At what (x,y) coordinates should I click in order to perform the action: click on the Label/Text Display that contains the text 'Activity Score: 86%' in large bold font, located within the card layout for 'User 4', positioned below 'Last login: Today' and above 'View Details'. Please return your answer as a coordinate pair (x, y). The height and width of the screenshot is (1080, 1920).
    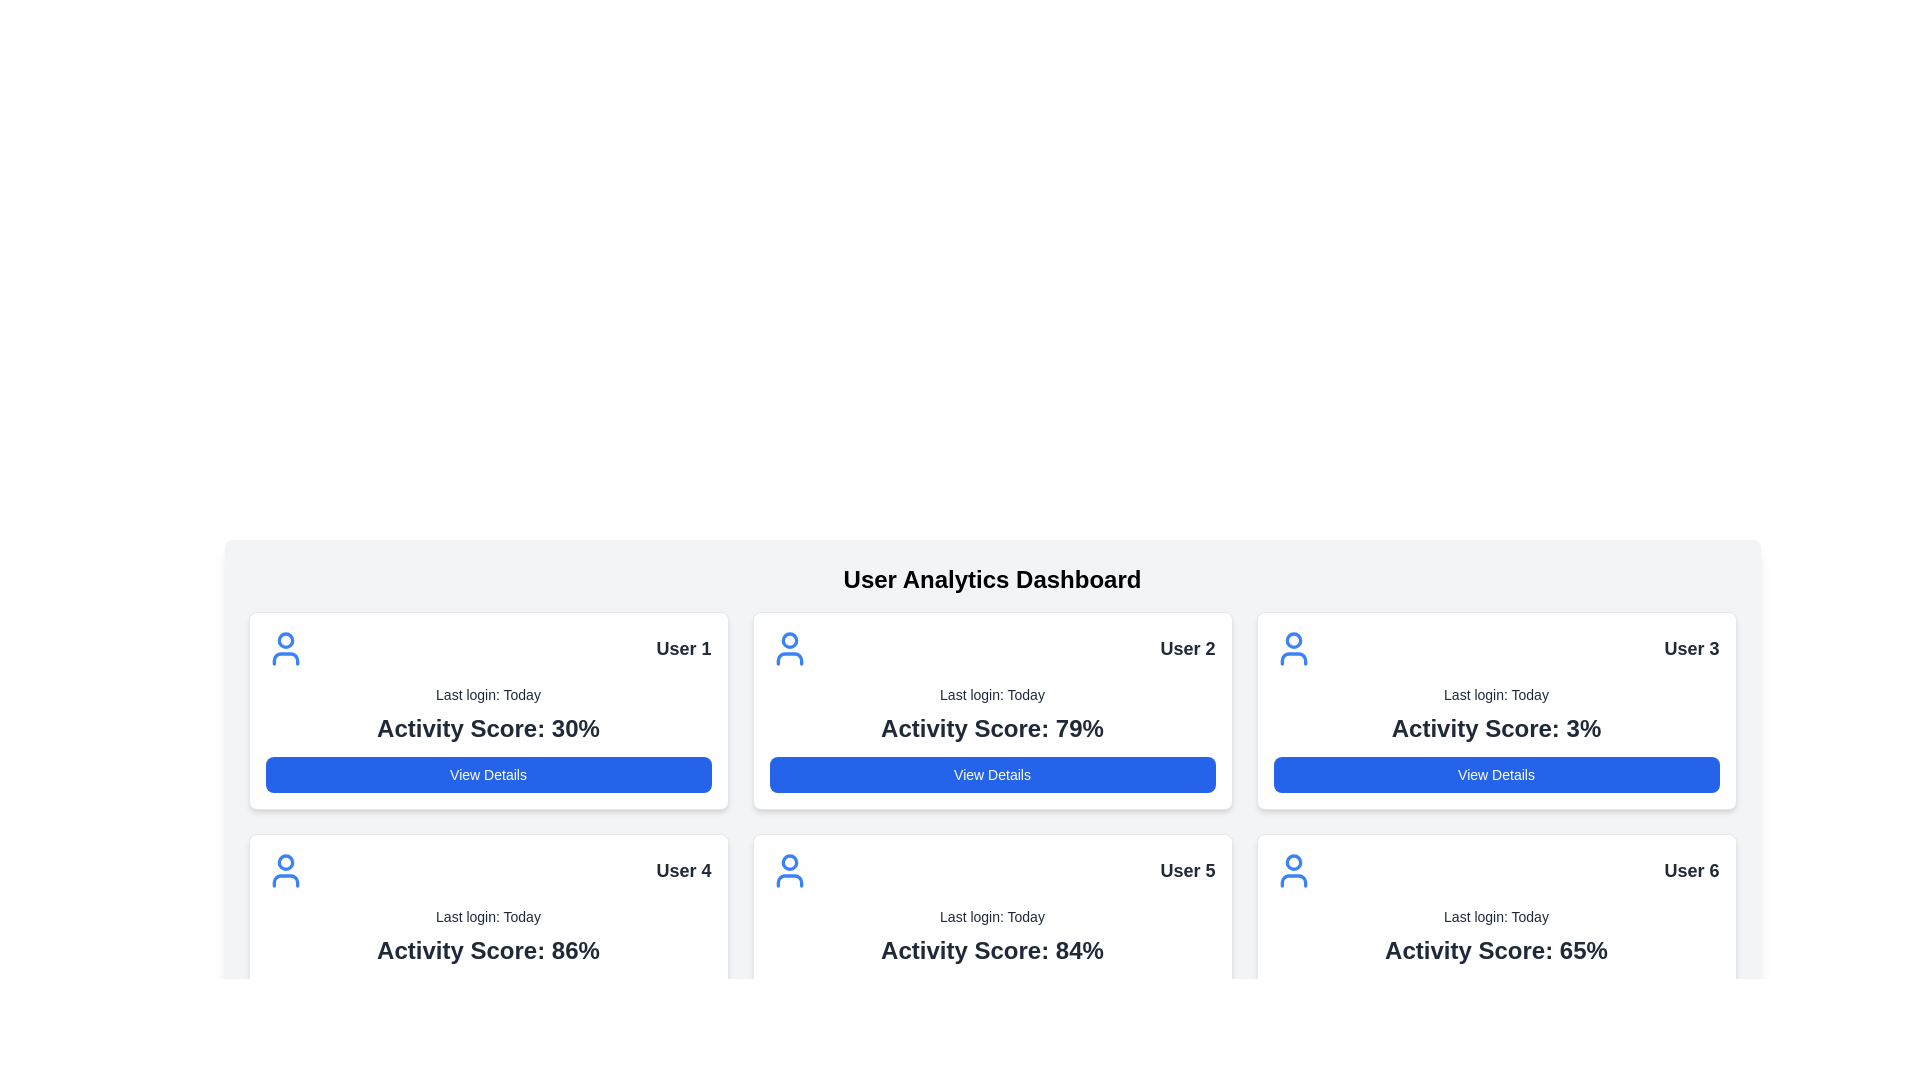
    Looking at the image, I should click on (488, 950).